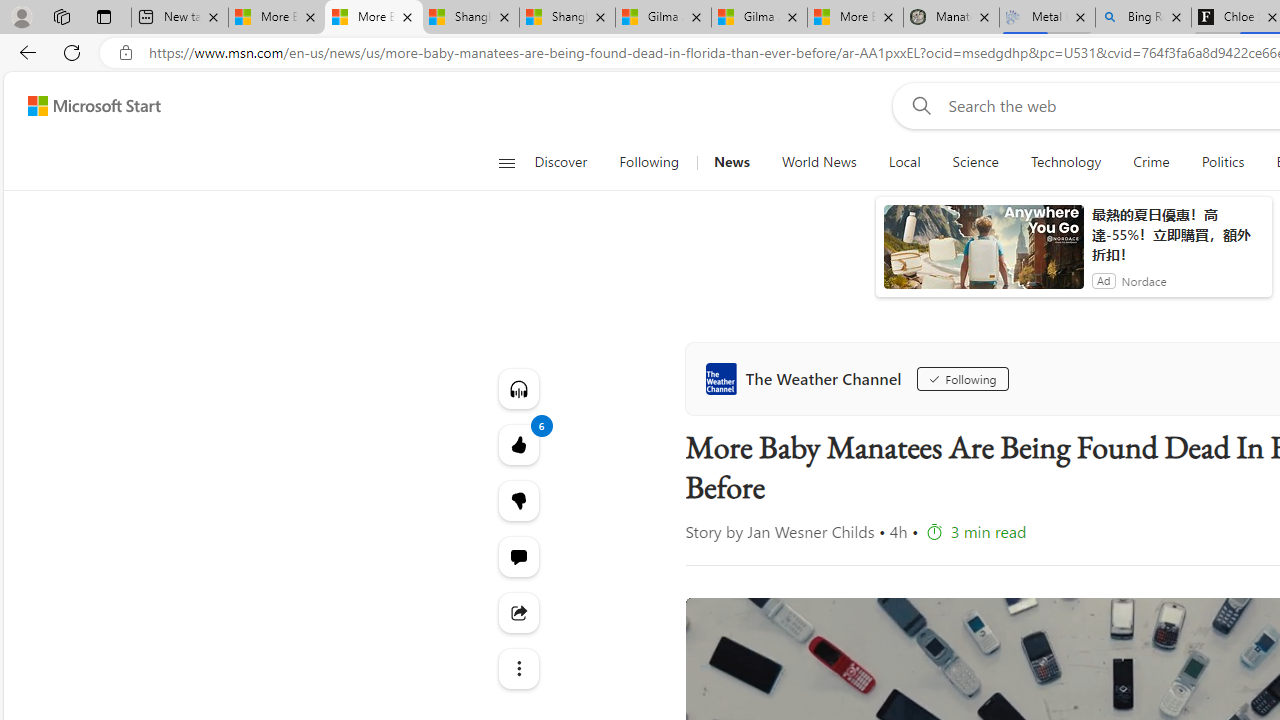 This screenshot has height=720, width=1280. I want to click on 'Local', so click(903, 162).